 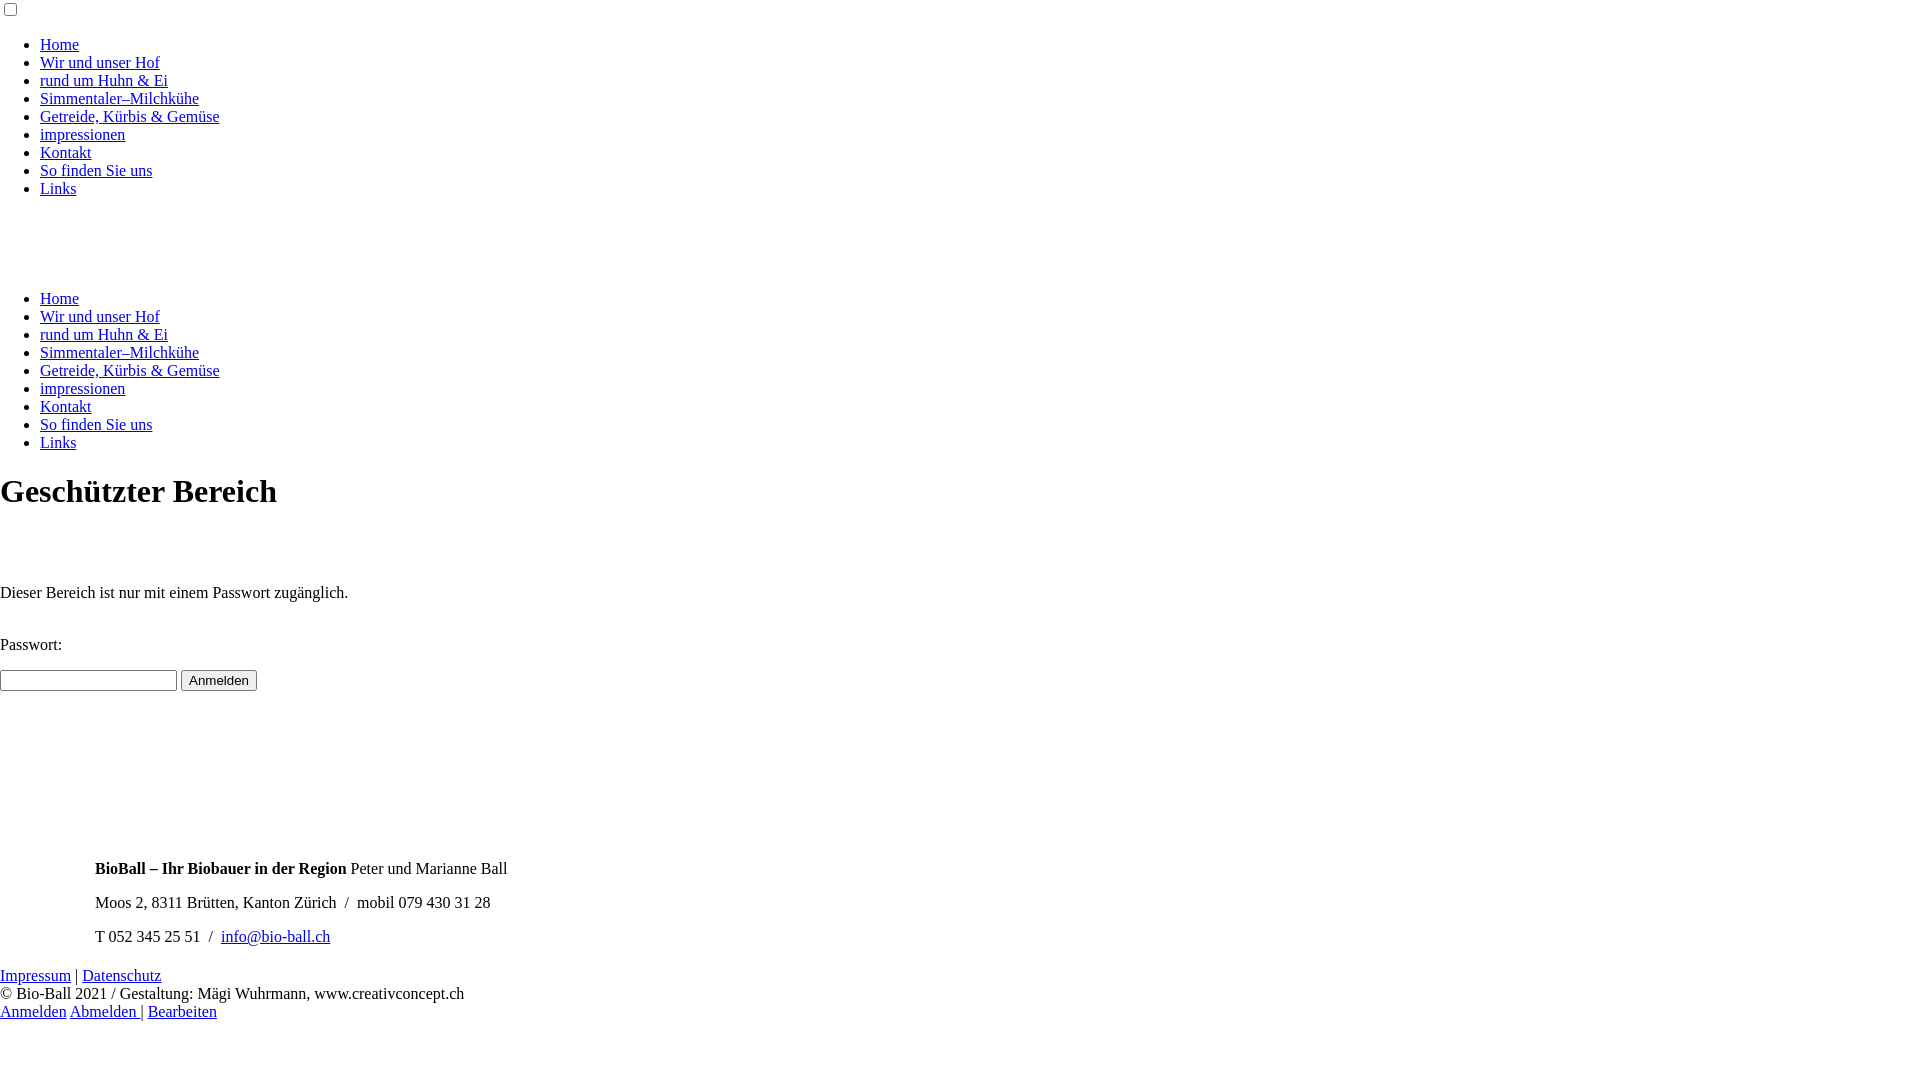 I want to click on 'Links', so click(x=57, y=441).